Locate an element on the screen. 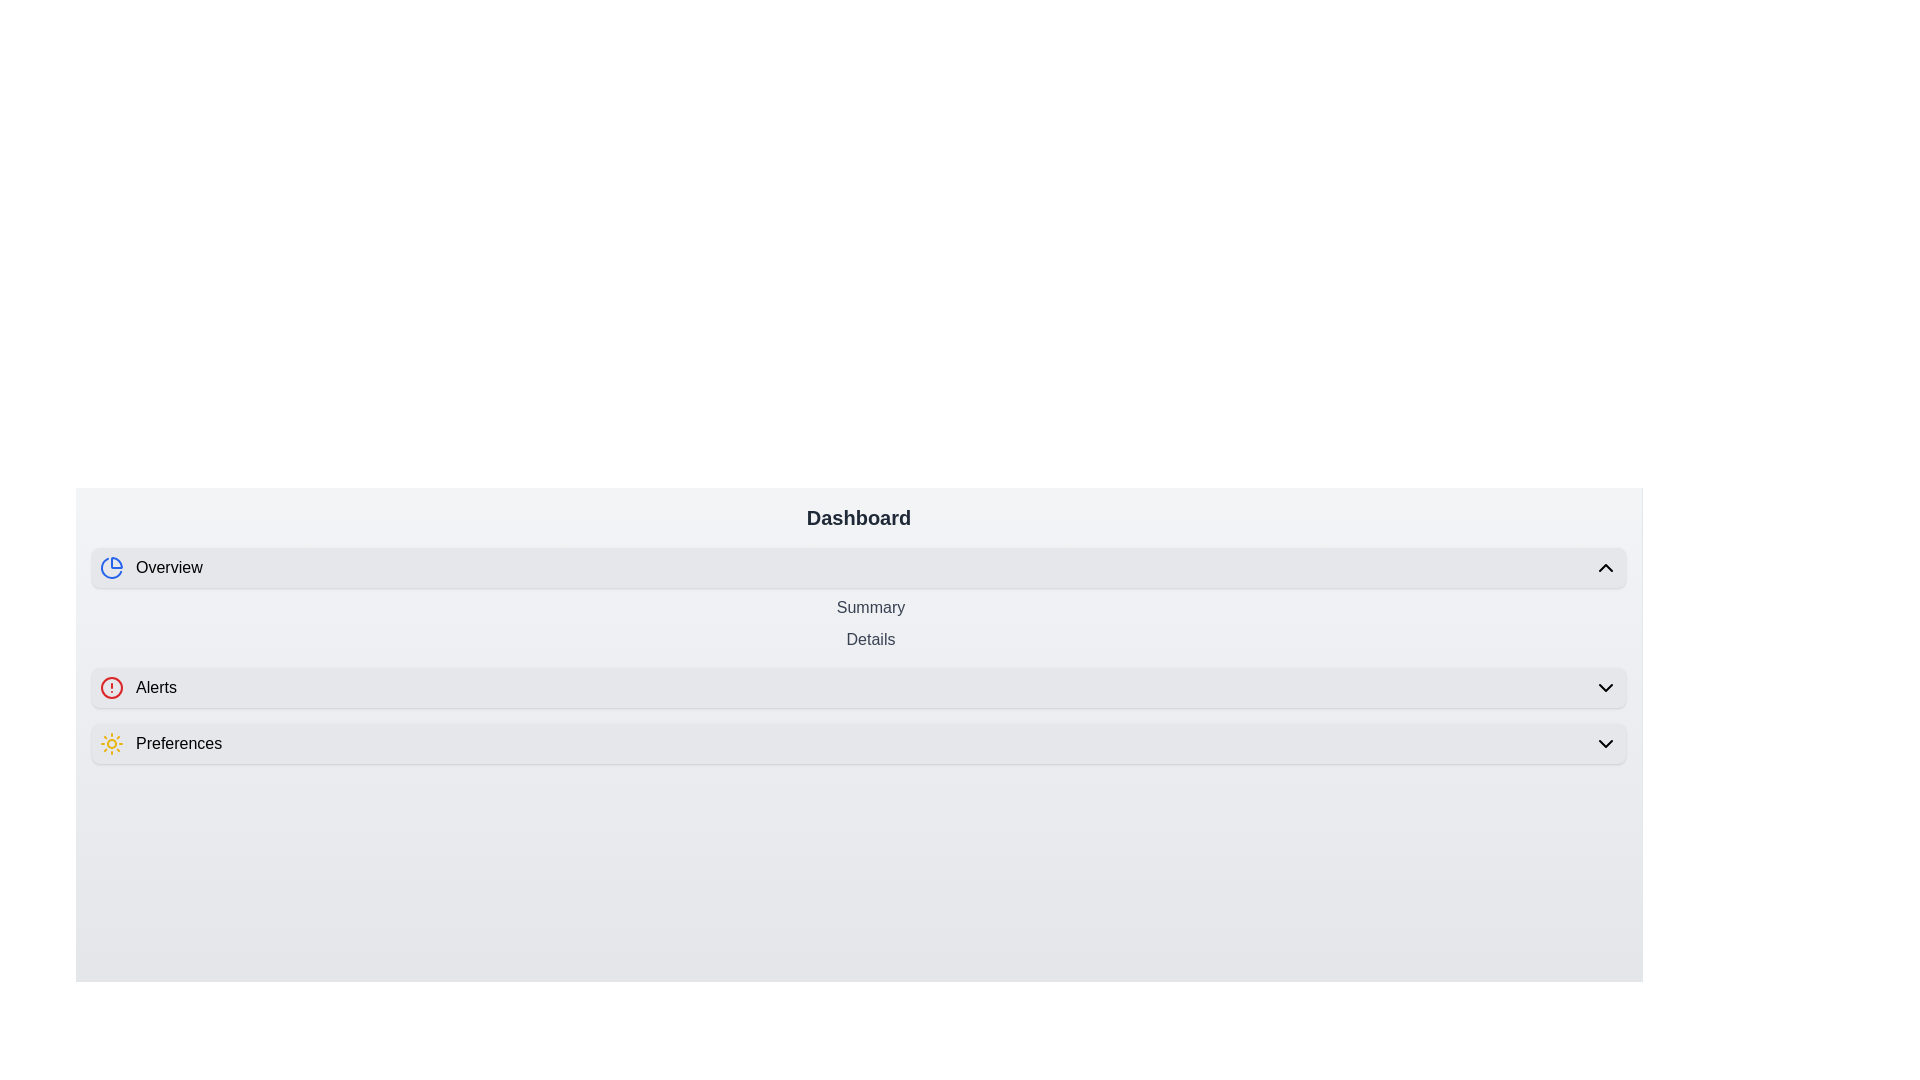 The image size is (1920, 1080). the 'Preferences' menu item, which consists of a text label and a sun icon, located in the third position of the vertically-stacked menu is located at coordinates (161, 744).